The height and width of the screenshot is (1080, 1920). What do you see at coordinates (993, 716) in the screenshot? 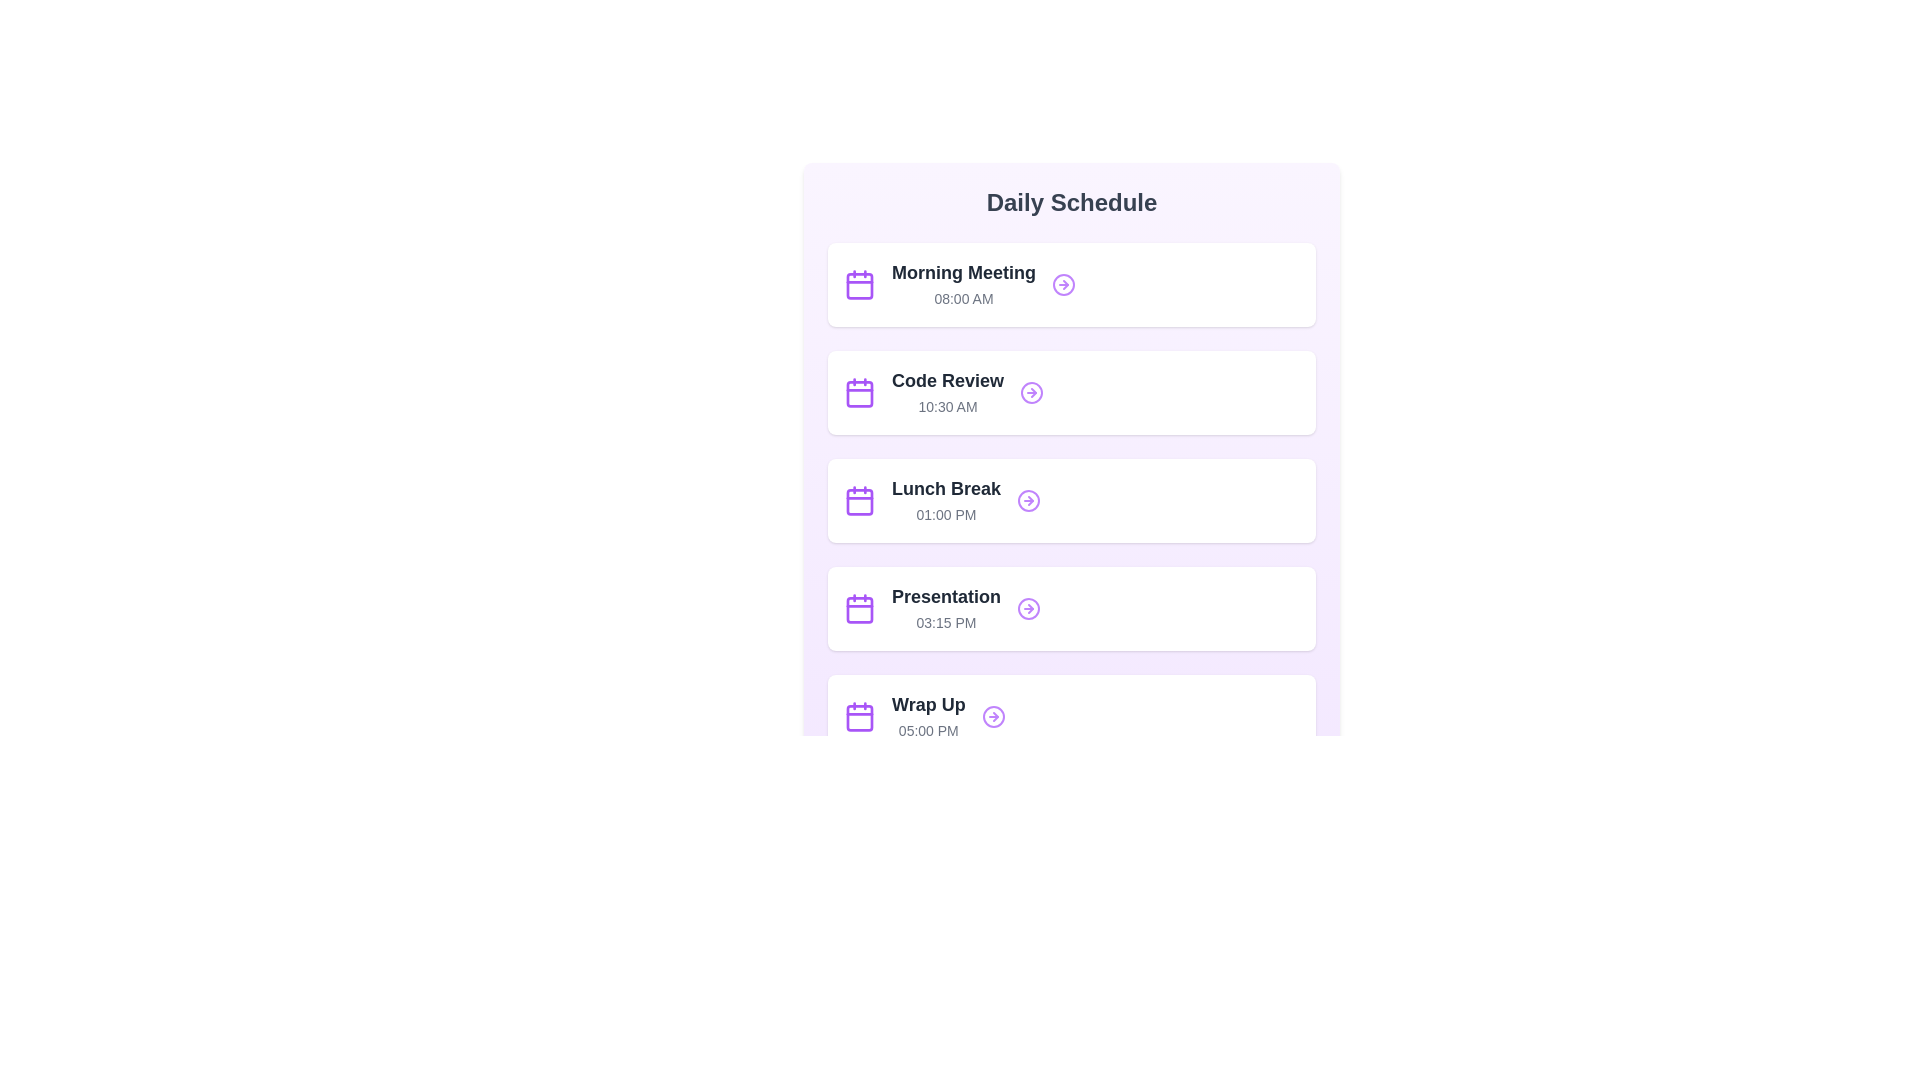
I see `the circular component of the SVG icon's right-hand arrow in the 'Wrap Up' section of the schedule view` at bounding box center [993, 716].